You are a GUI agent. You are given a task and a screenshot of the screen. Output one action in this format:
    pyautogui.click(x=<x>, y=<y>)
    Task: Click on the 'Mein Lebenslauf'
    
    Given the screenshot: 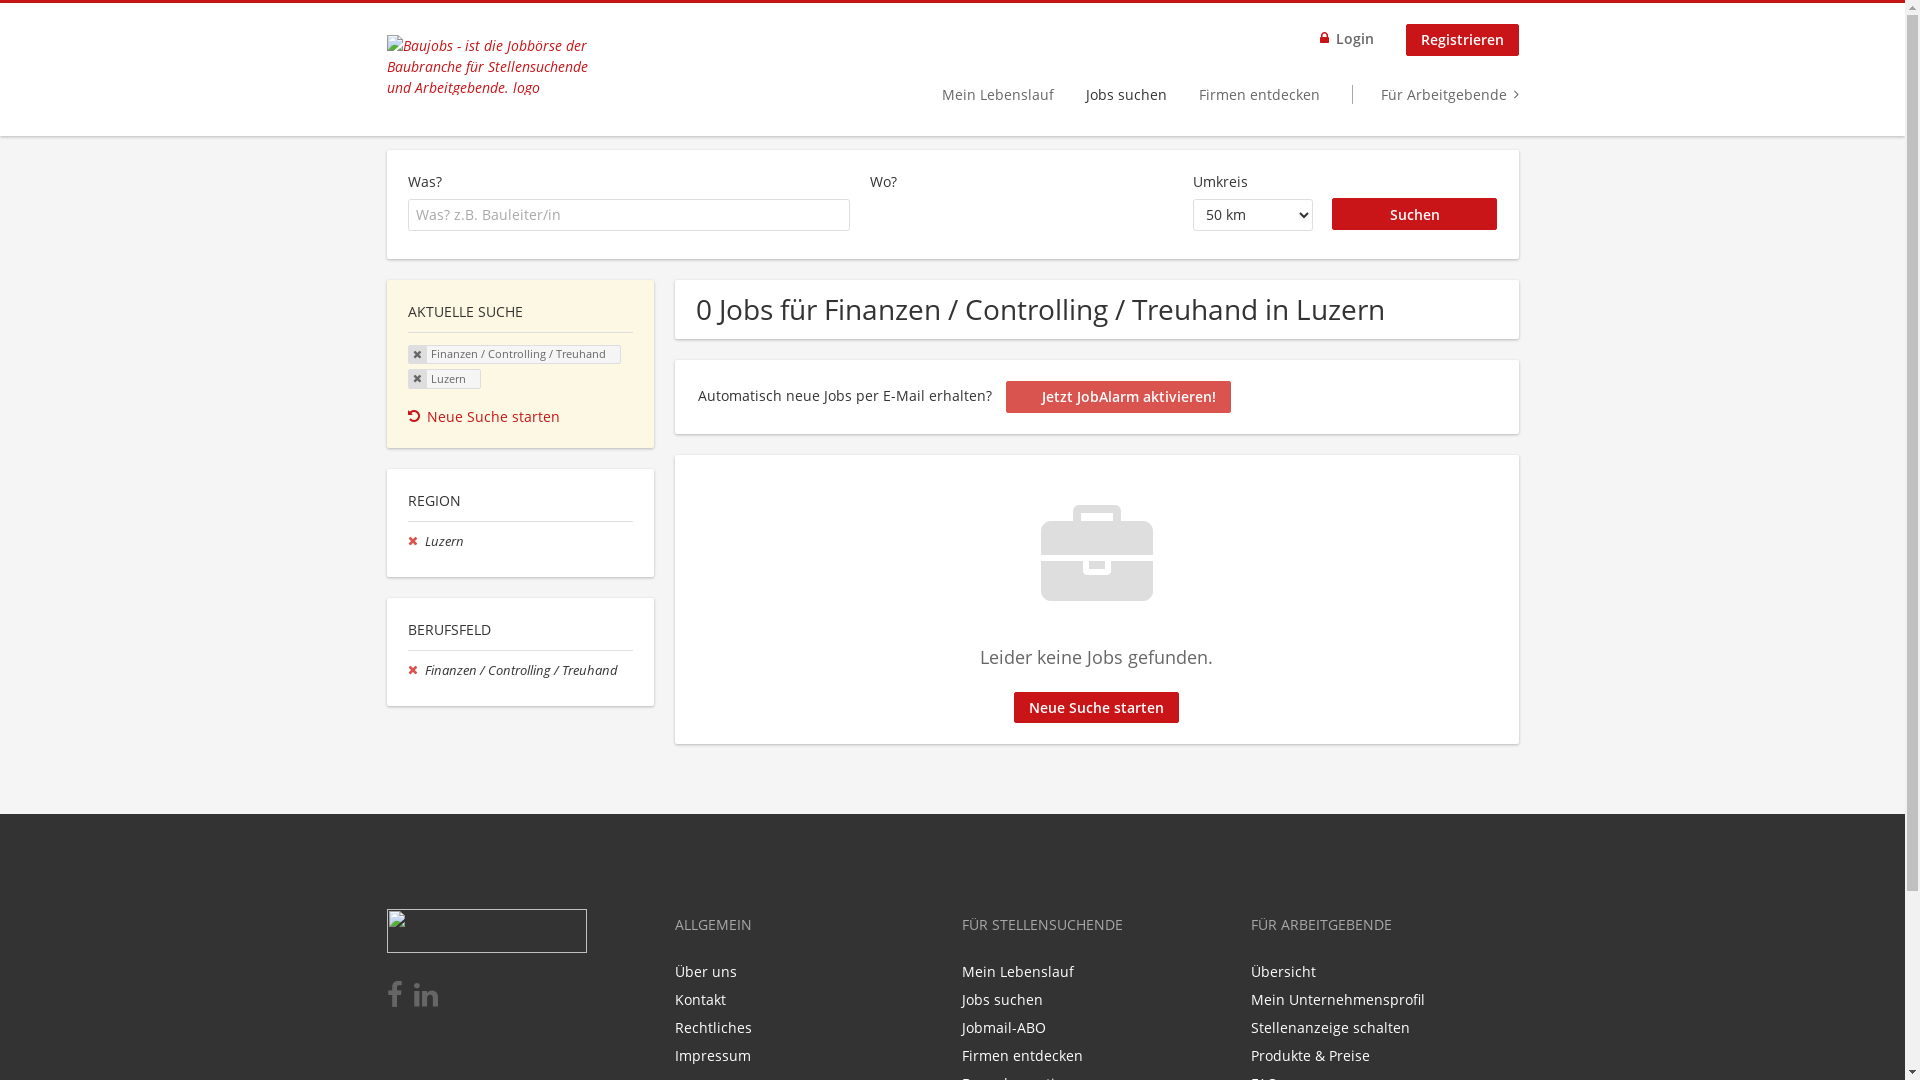 What is the action you would take?
    pyautogui.click(x=1017, y=970)
    